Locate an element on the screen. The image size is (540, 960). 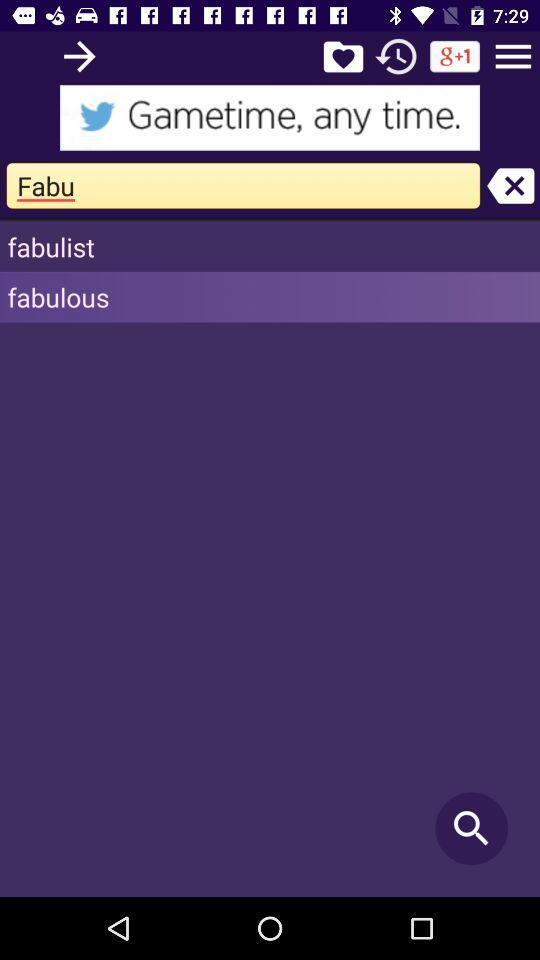
search query is located at coordinates (78, 55).